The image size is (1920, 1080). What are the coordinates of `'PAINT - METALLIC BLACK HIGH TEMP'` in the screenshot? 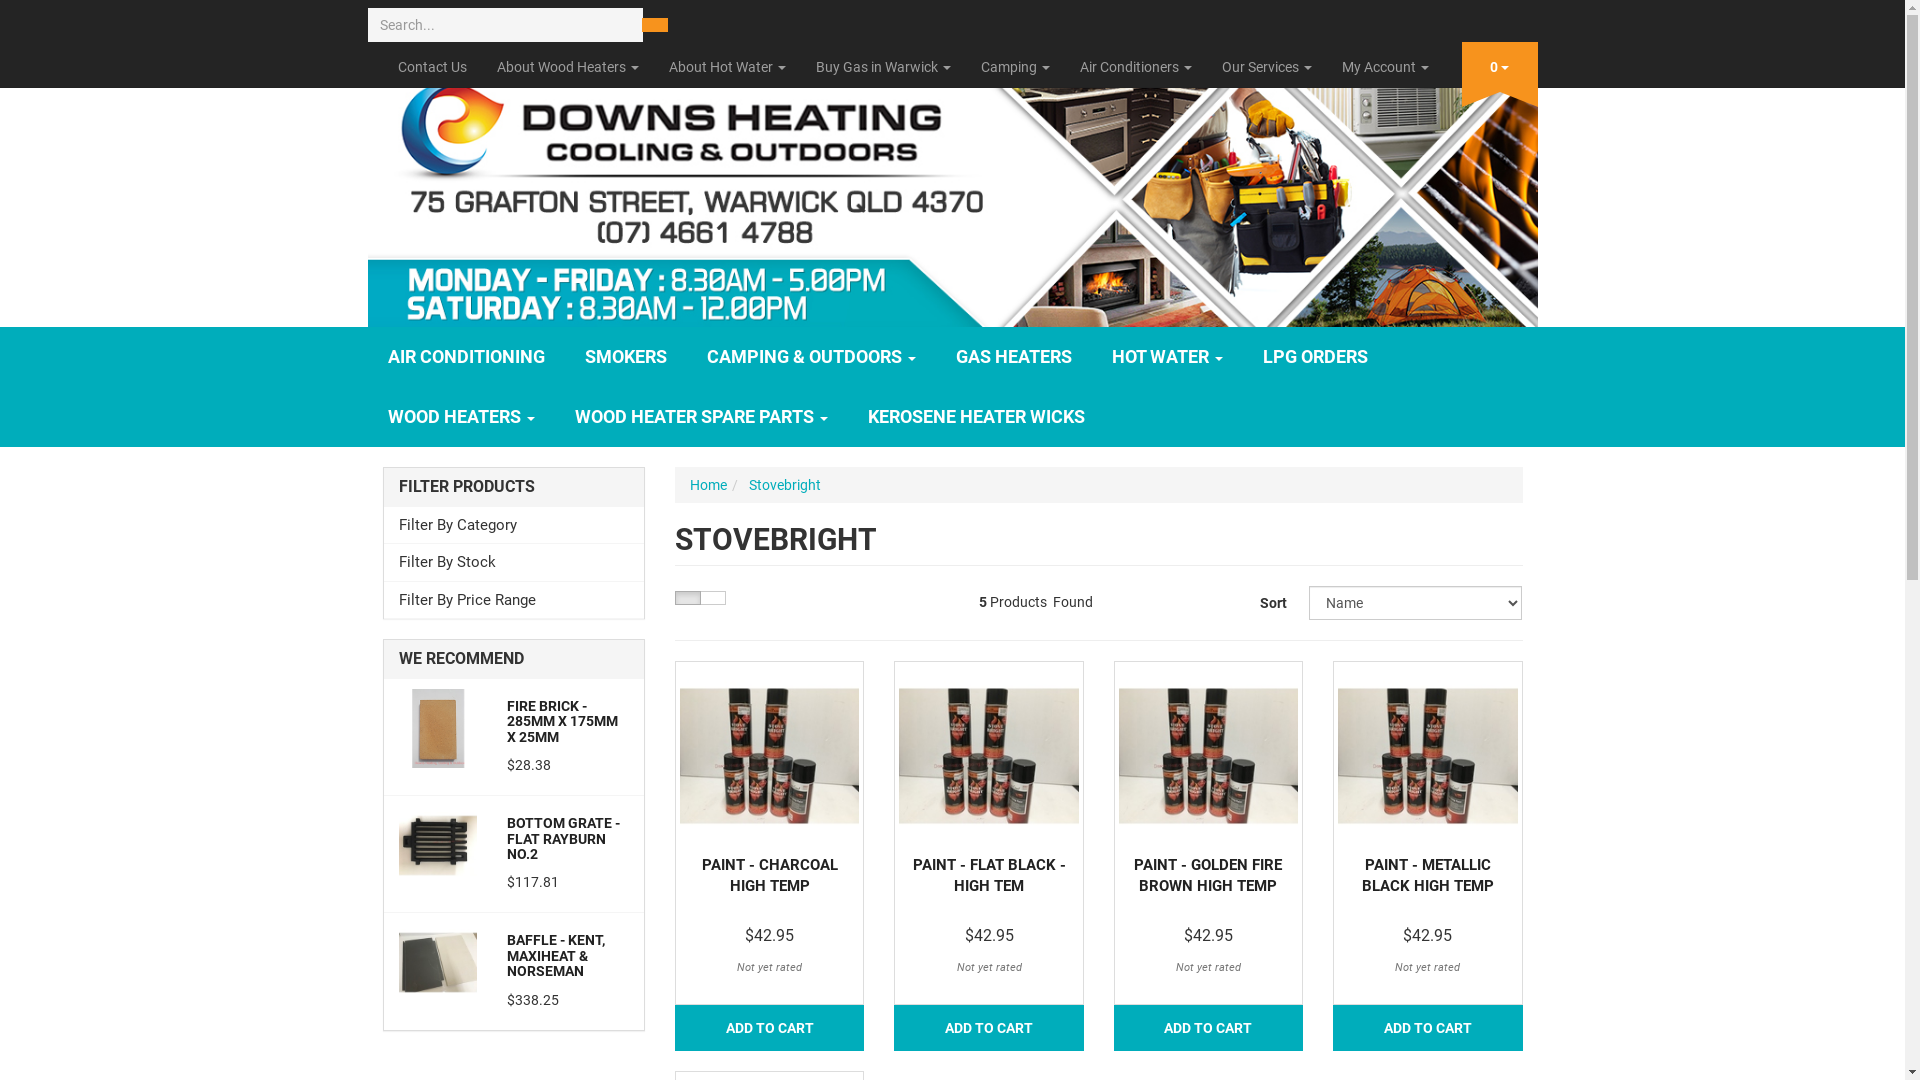 It's located at (1426, 874).